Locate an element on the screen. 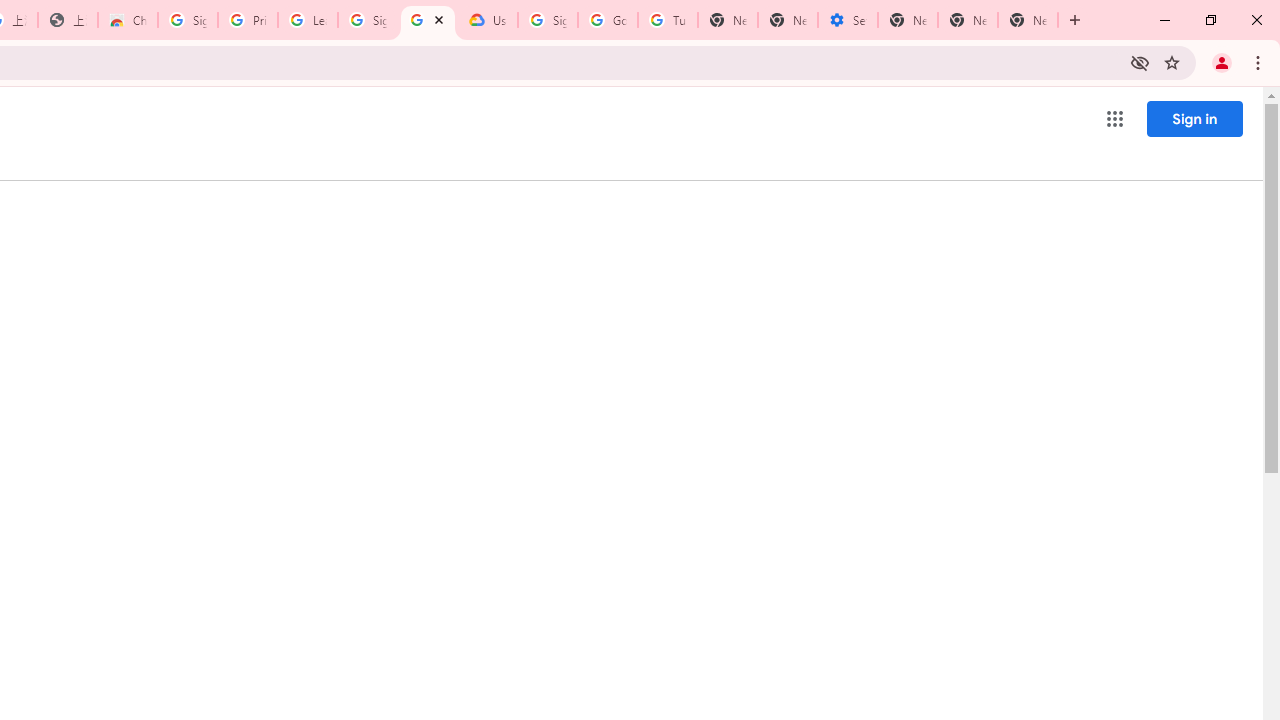 This screenshot has height=720, width=1280. 'Turn cookies on or off - Computer - Google Account Help' is located at coordinates (667, 20).